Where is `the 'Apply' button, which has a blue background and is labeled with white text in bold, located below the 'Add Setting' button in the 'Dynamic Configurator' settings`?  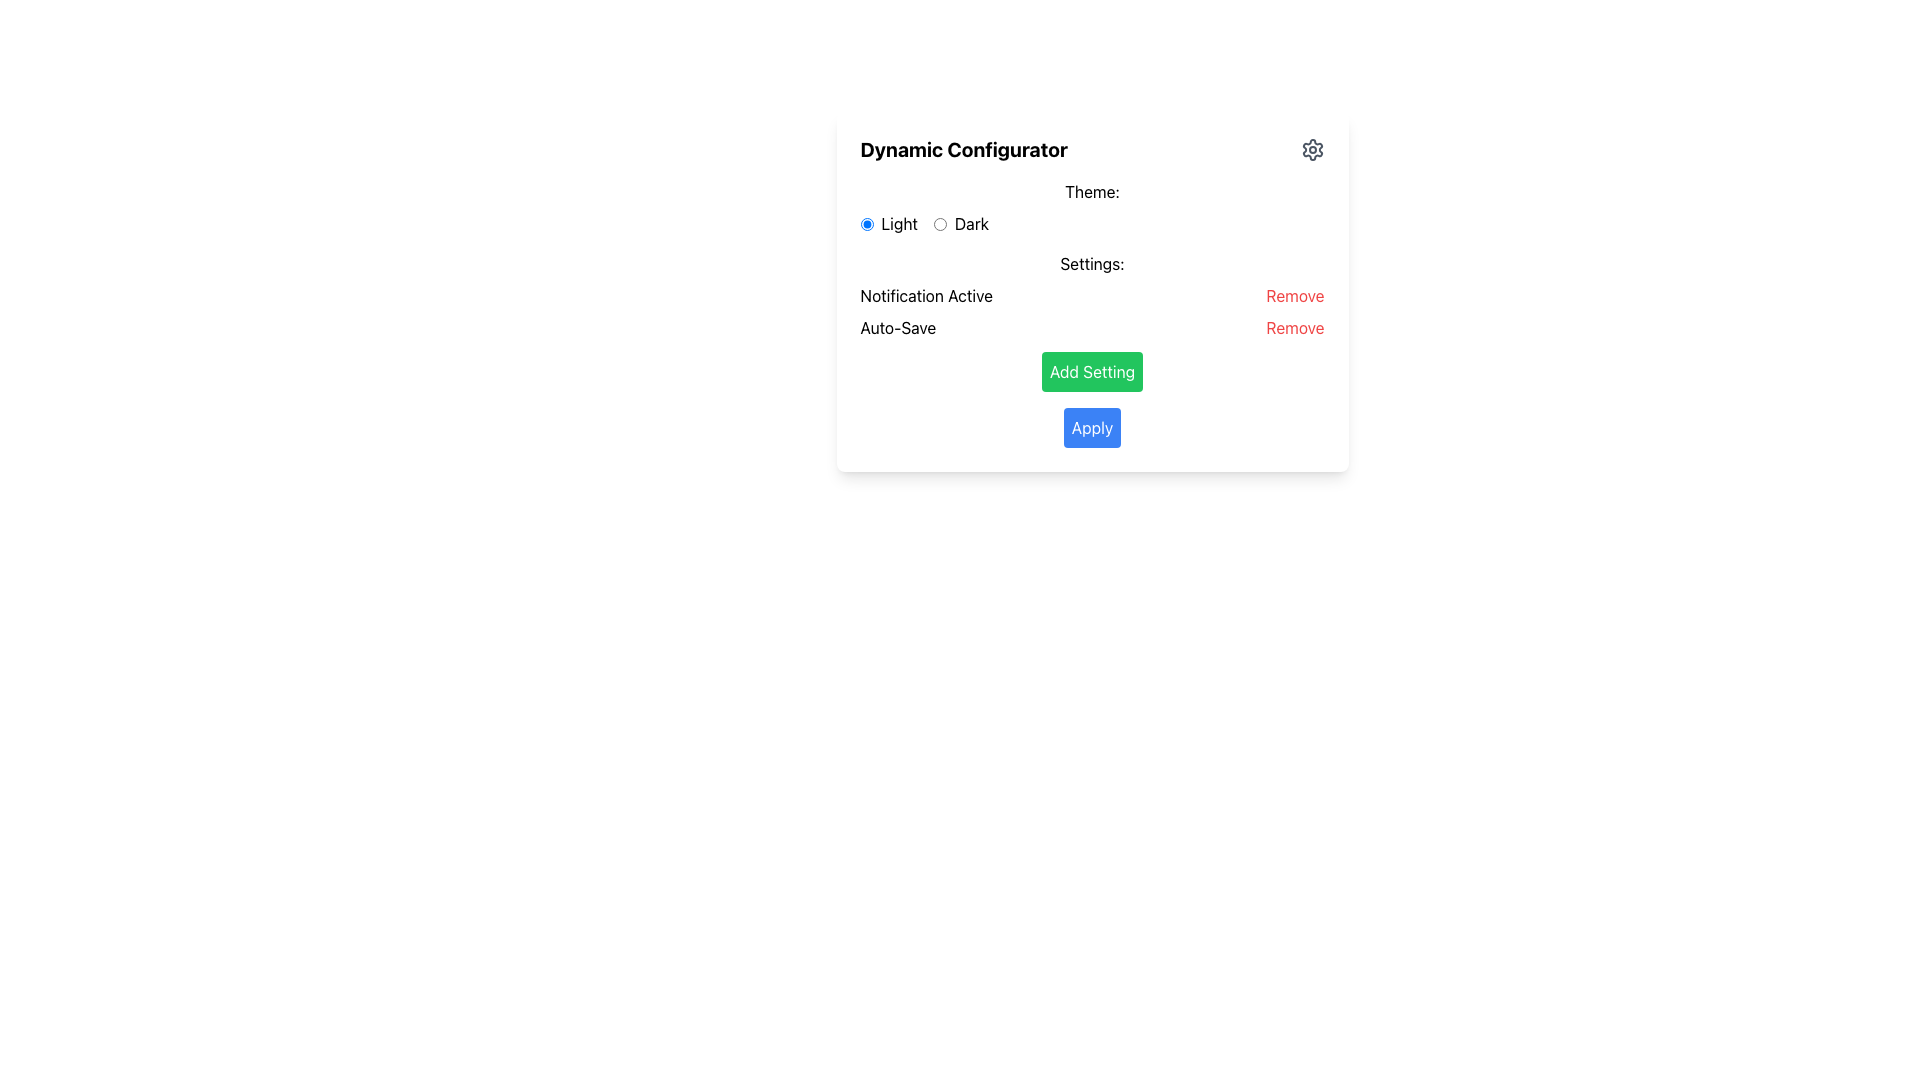
the 'Apply' button, which has a blue background and is labeled with white text in bold, located below the 'Add Setting' button in the 'Dynamic Configurator' settings is located at coordinates (1091, 427).